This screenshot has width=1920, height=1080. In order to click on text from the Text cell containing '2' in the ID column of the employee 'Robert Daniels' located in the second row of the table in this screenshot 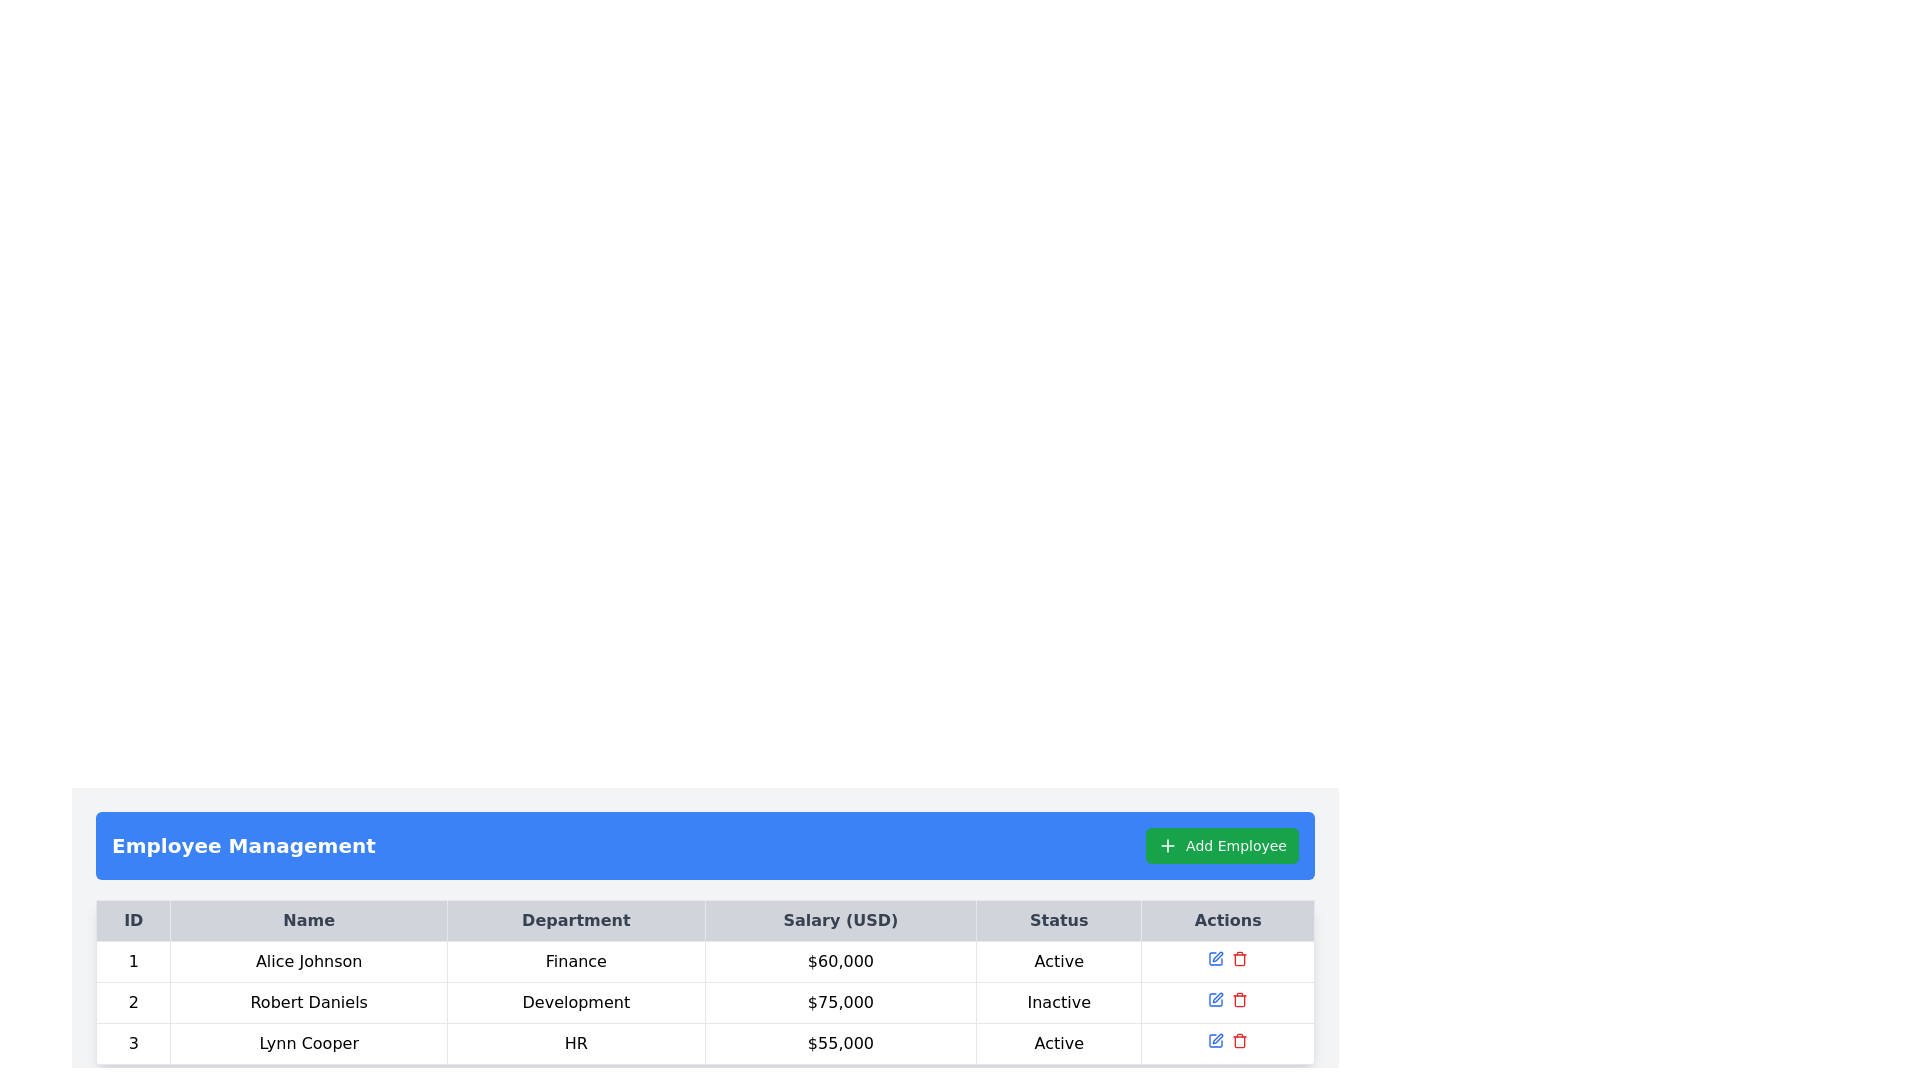, I will do `click(132, 1002)`.